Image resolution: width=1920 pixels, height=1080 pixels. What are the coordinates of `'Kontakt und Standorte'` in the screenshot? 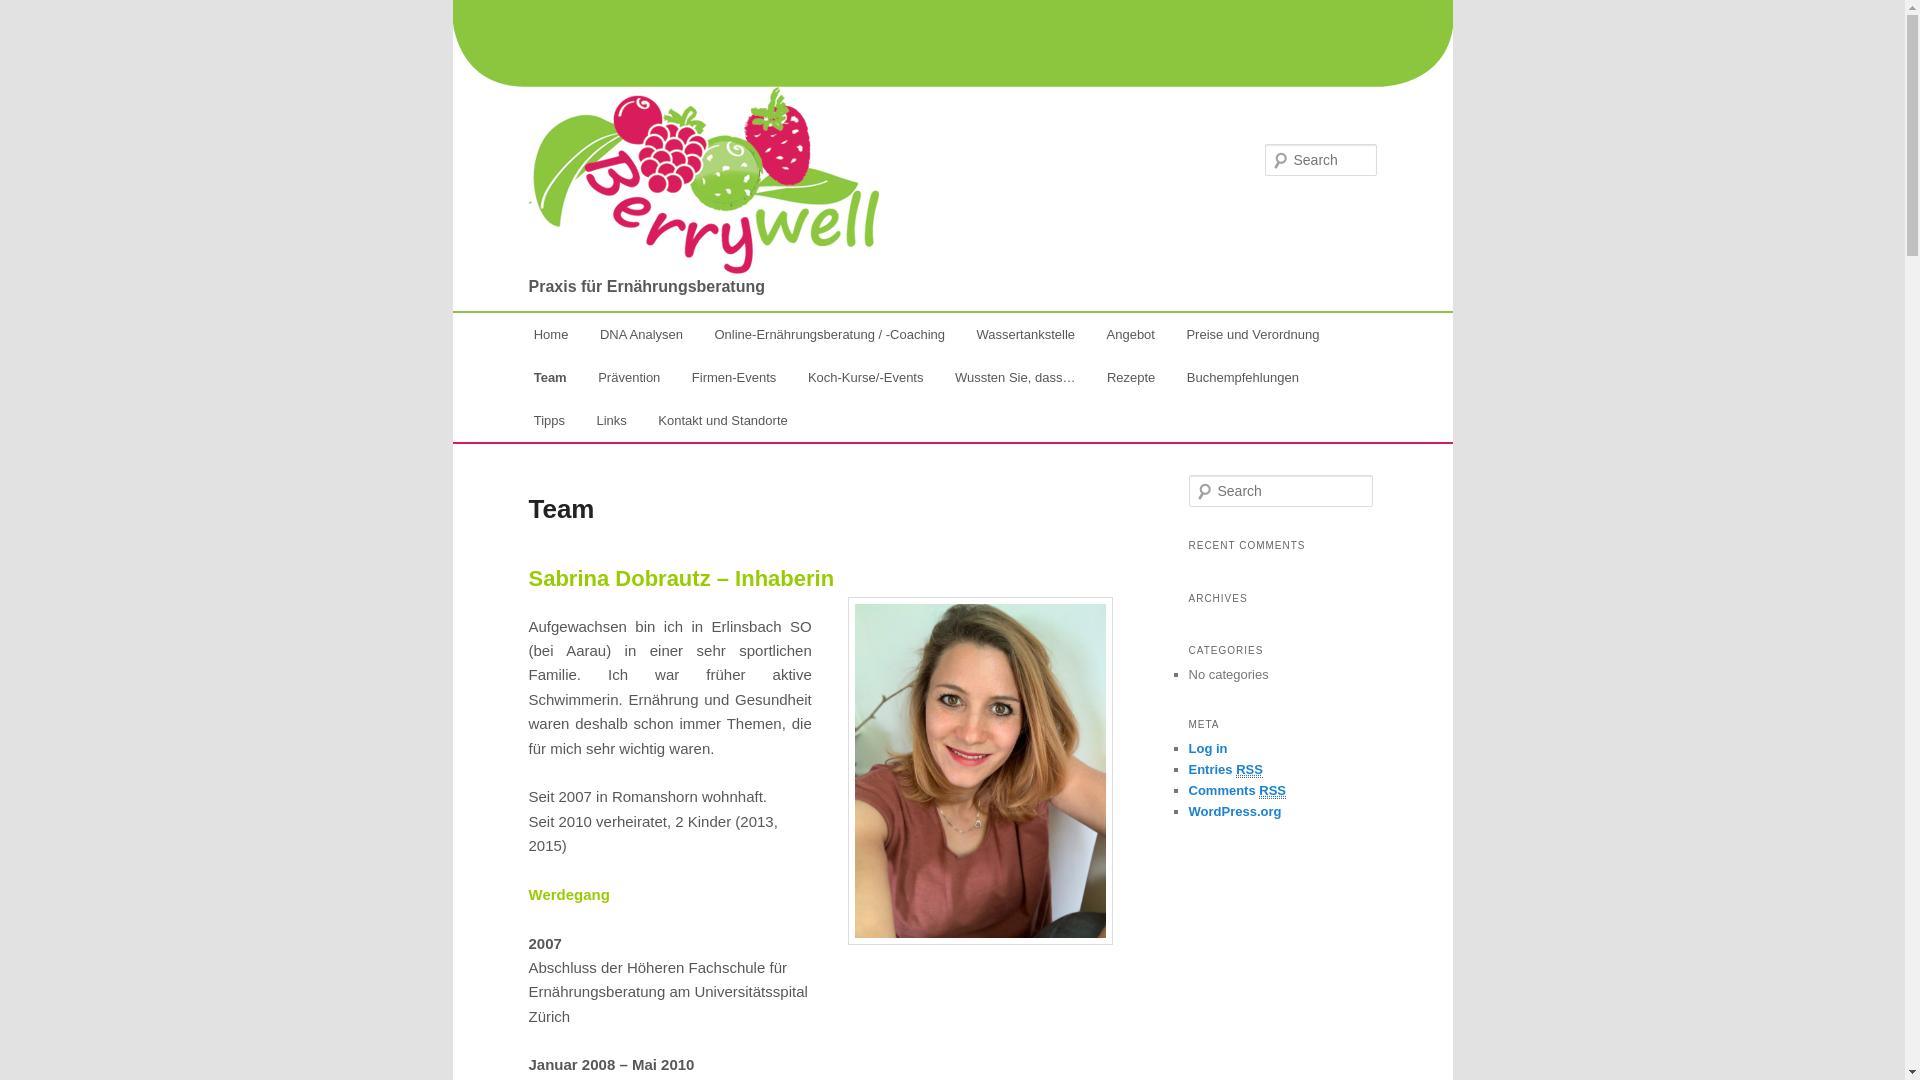 It's located at (722, 419).